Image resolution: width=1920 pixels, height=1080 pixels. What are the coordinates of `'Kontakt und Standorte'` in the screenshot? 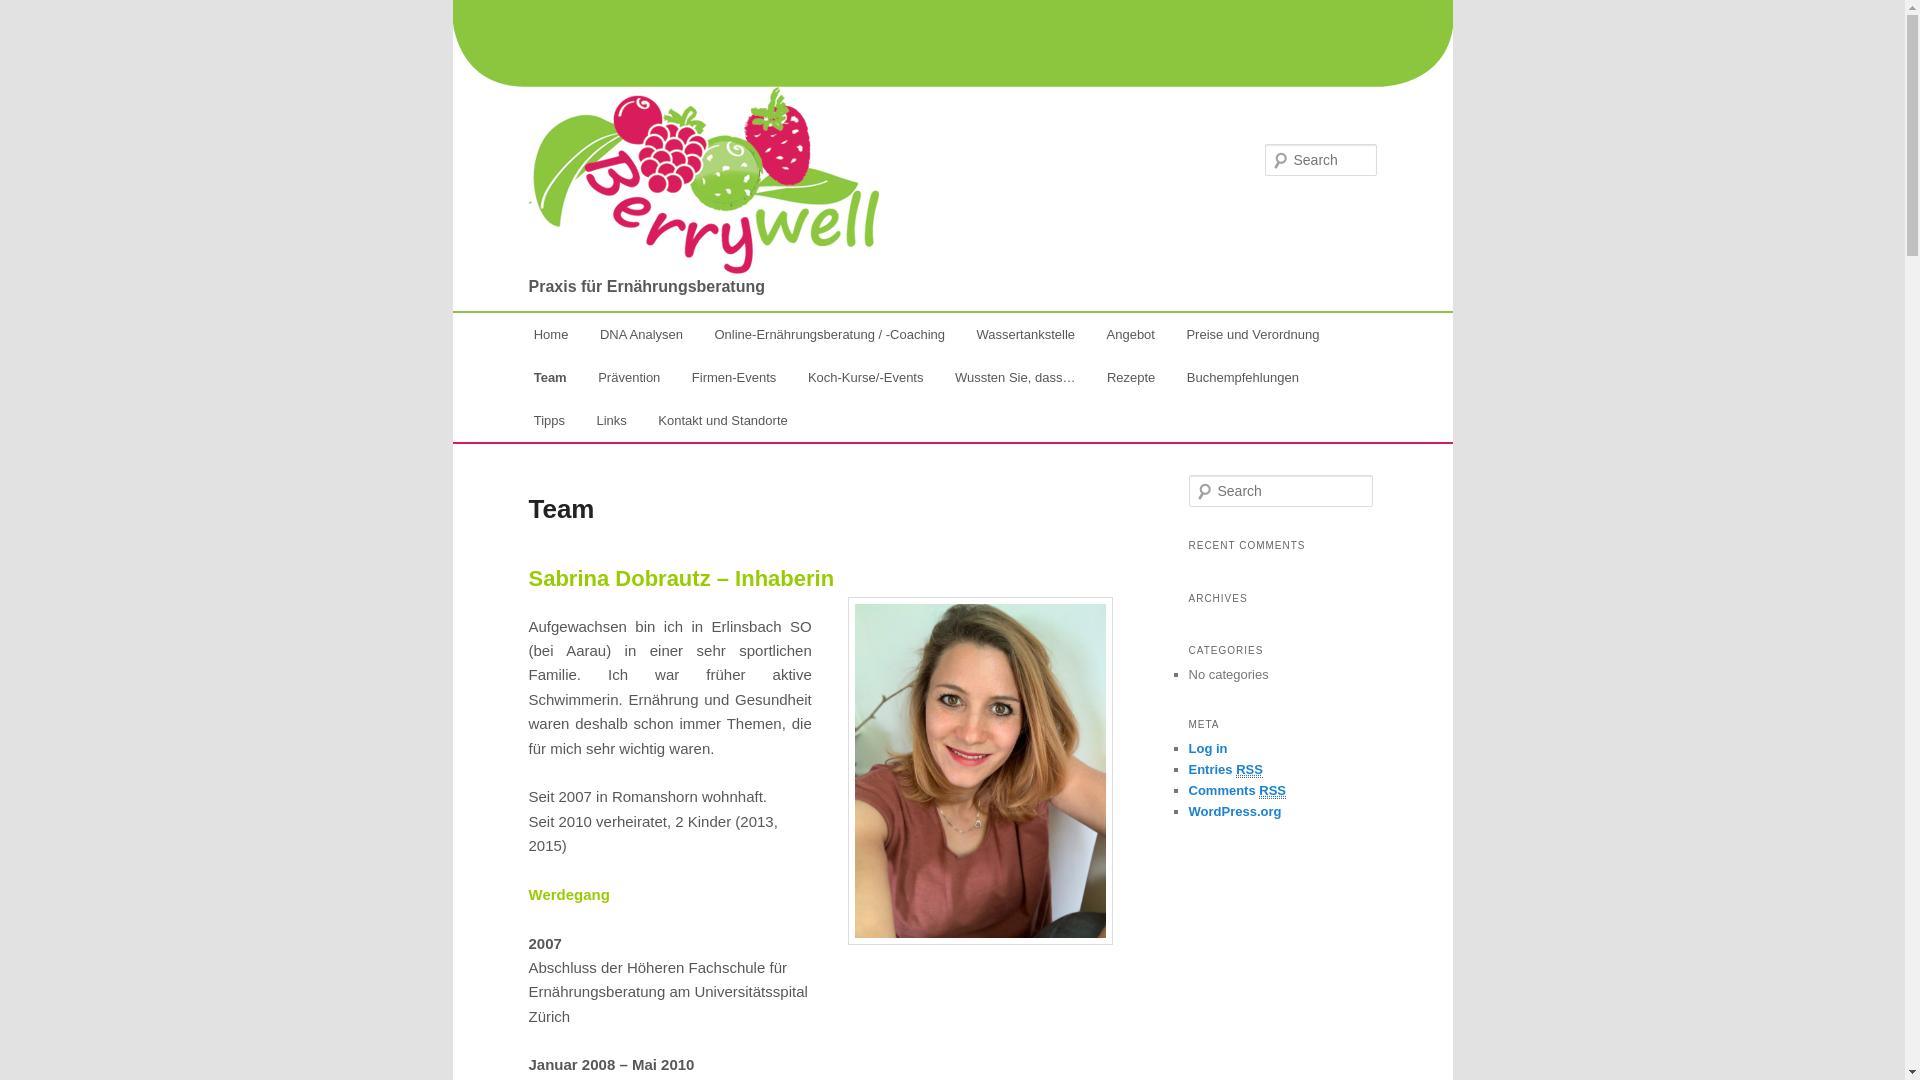 It's located at (722, 419).